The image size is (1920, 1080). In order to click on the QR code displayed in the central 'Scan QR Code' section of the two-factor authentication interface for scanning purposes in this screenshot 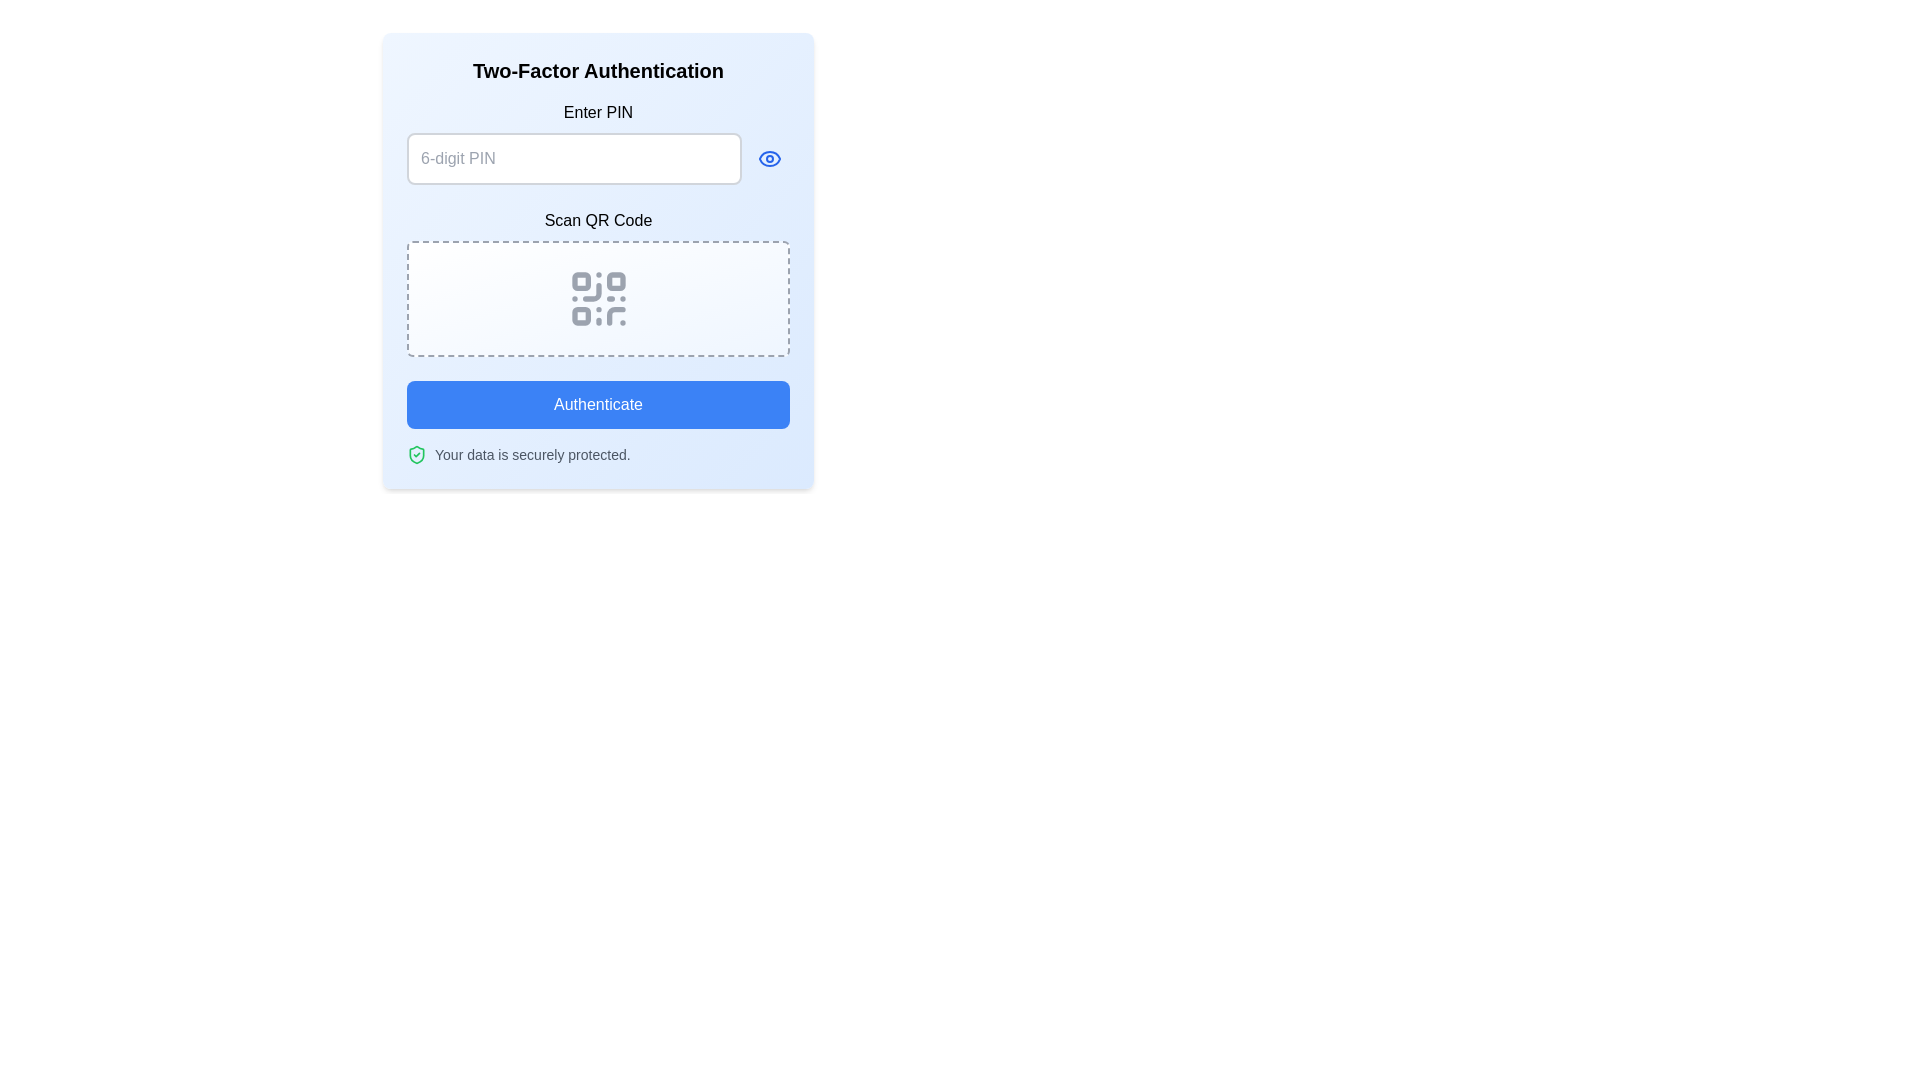, I will do `click(597, 260)`.